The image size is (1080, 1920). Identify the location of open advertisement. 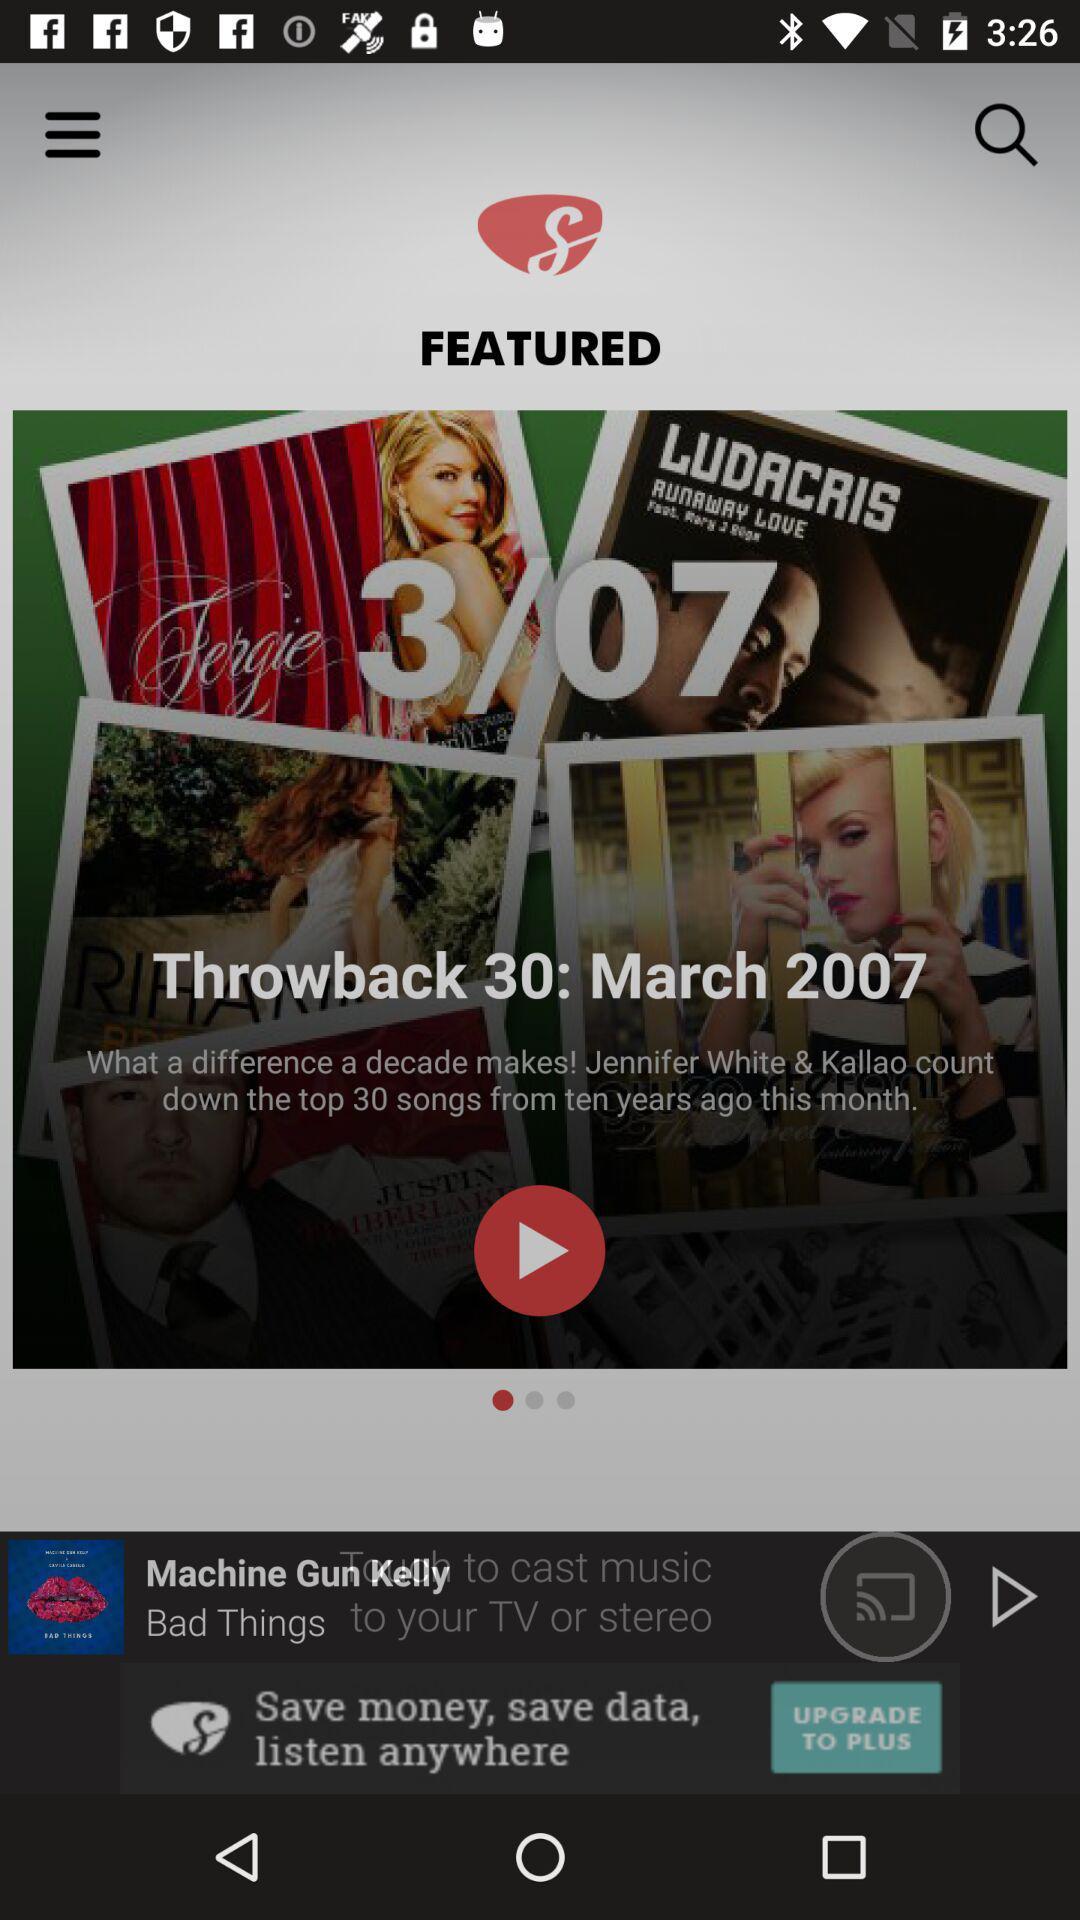
(540, 1727).